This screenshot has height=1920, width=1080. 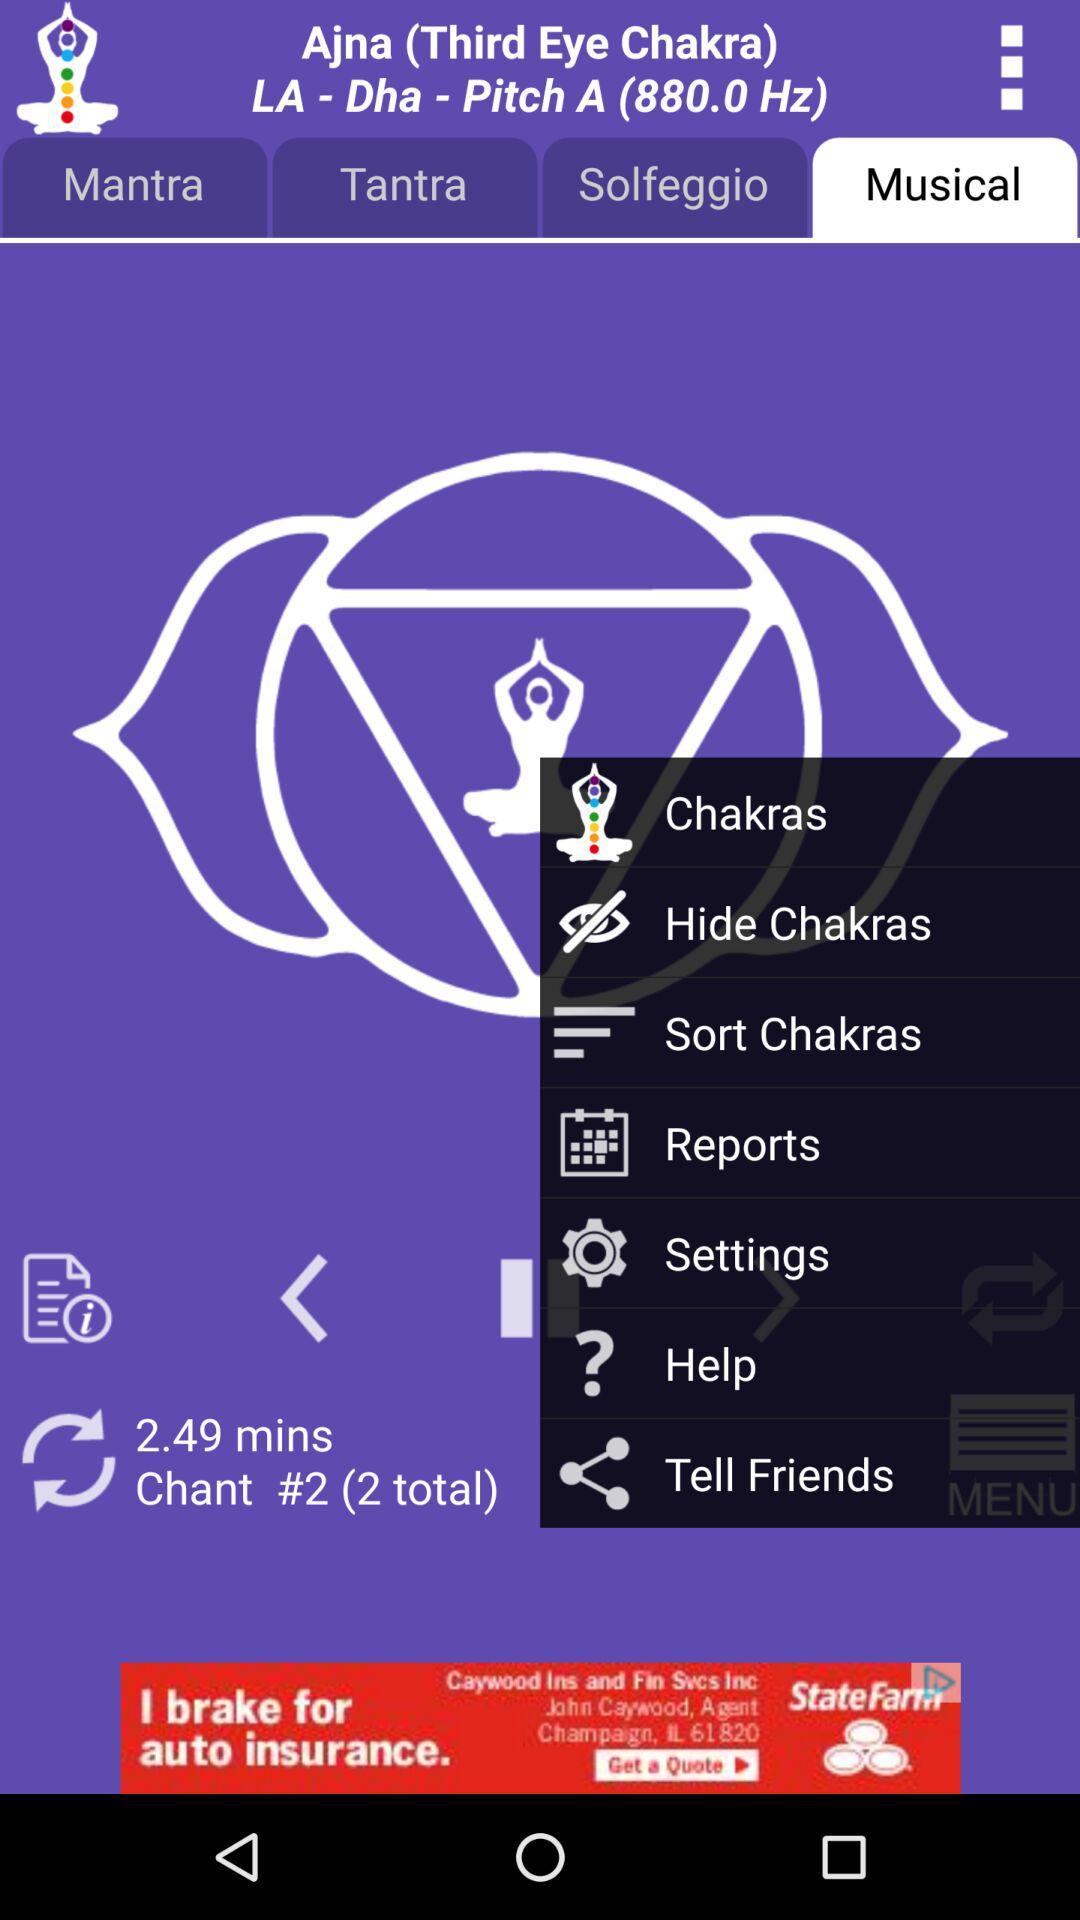 What do you see at coordinates (1012, 67) in the screenshot?
I see `more details` at bounding box center [1012, 67].